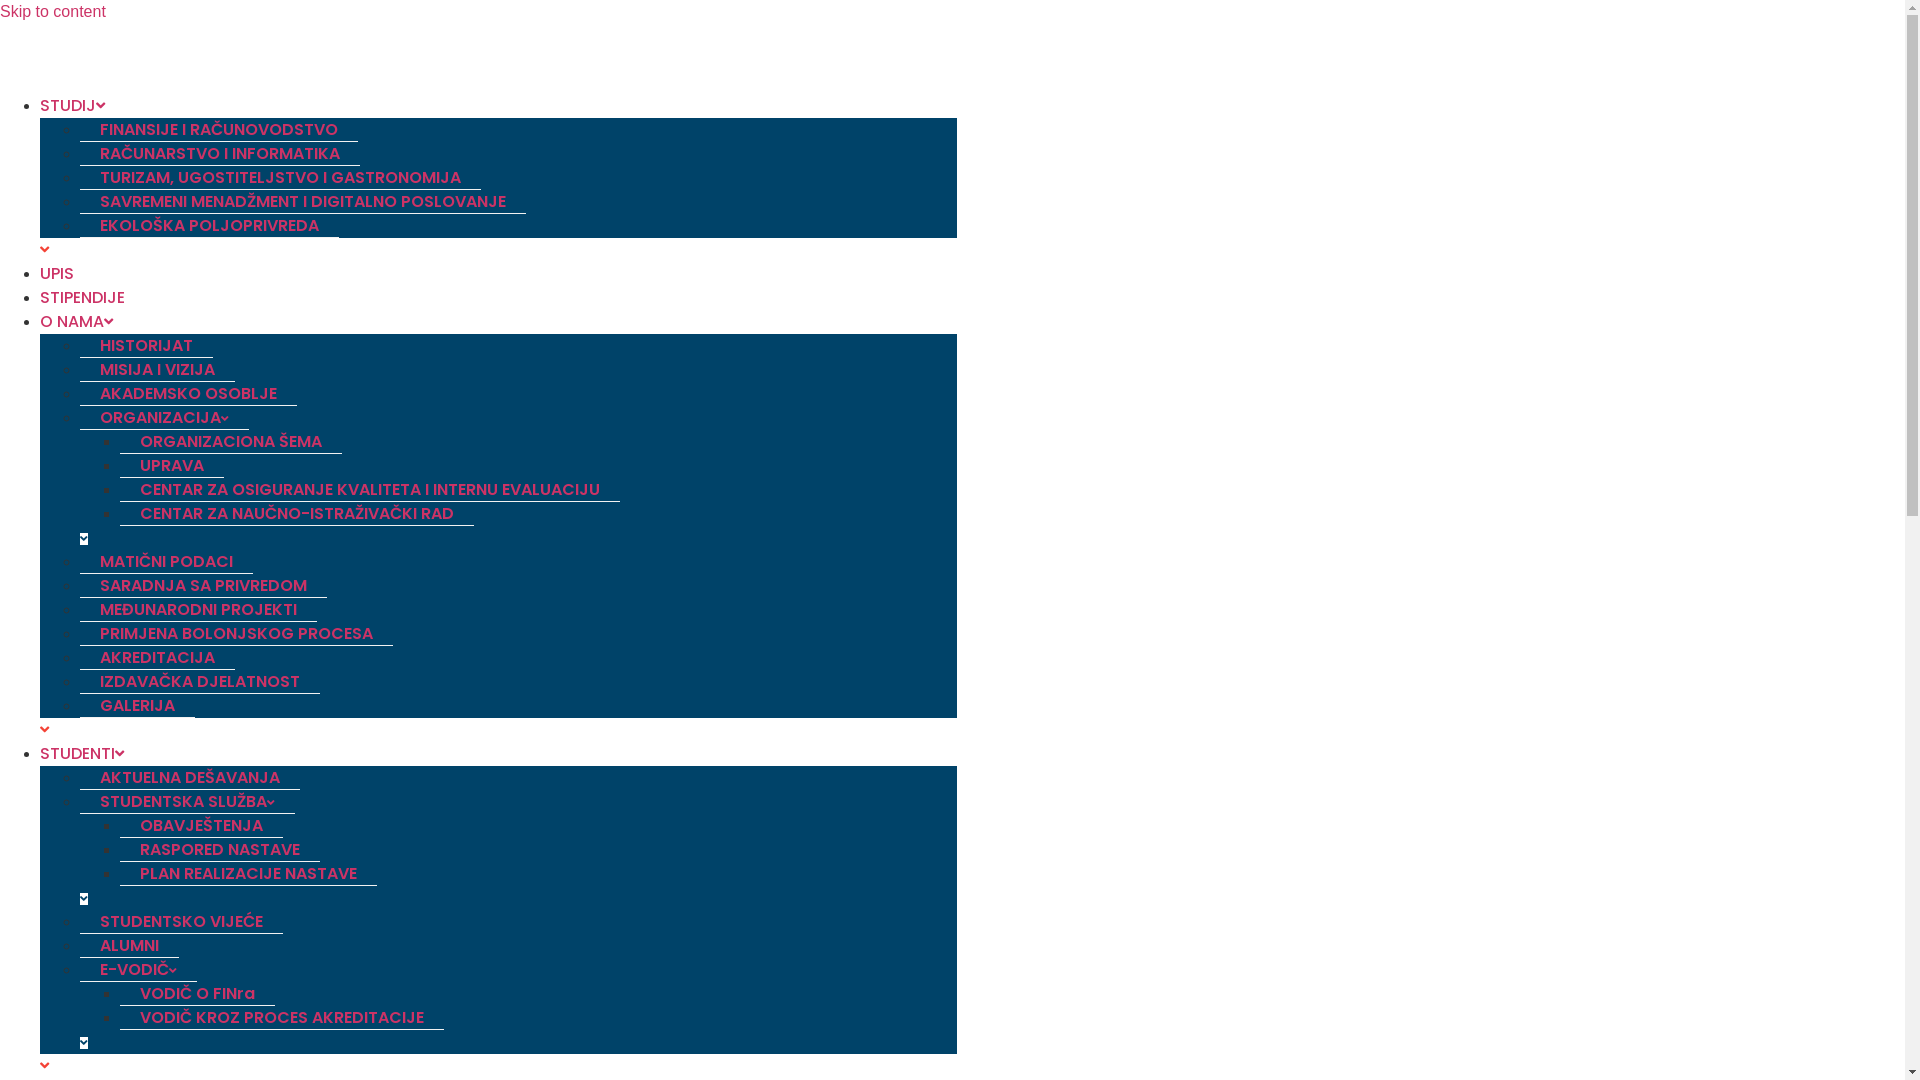  What do you see at coordinates (247, 873) in the screenshot?
I see `'PLAN REALIZACIJE NASTAVE'` at bounding box center [247, 873].